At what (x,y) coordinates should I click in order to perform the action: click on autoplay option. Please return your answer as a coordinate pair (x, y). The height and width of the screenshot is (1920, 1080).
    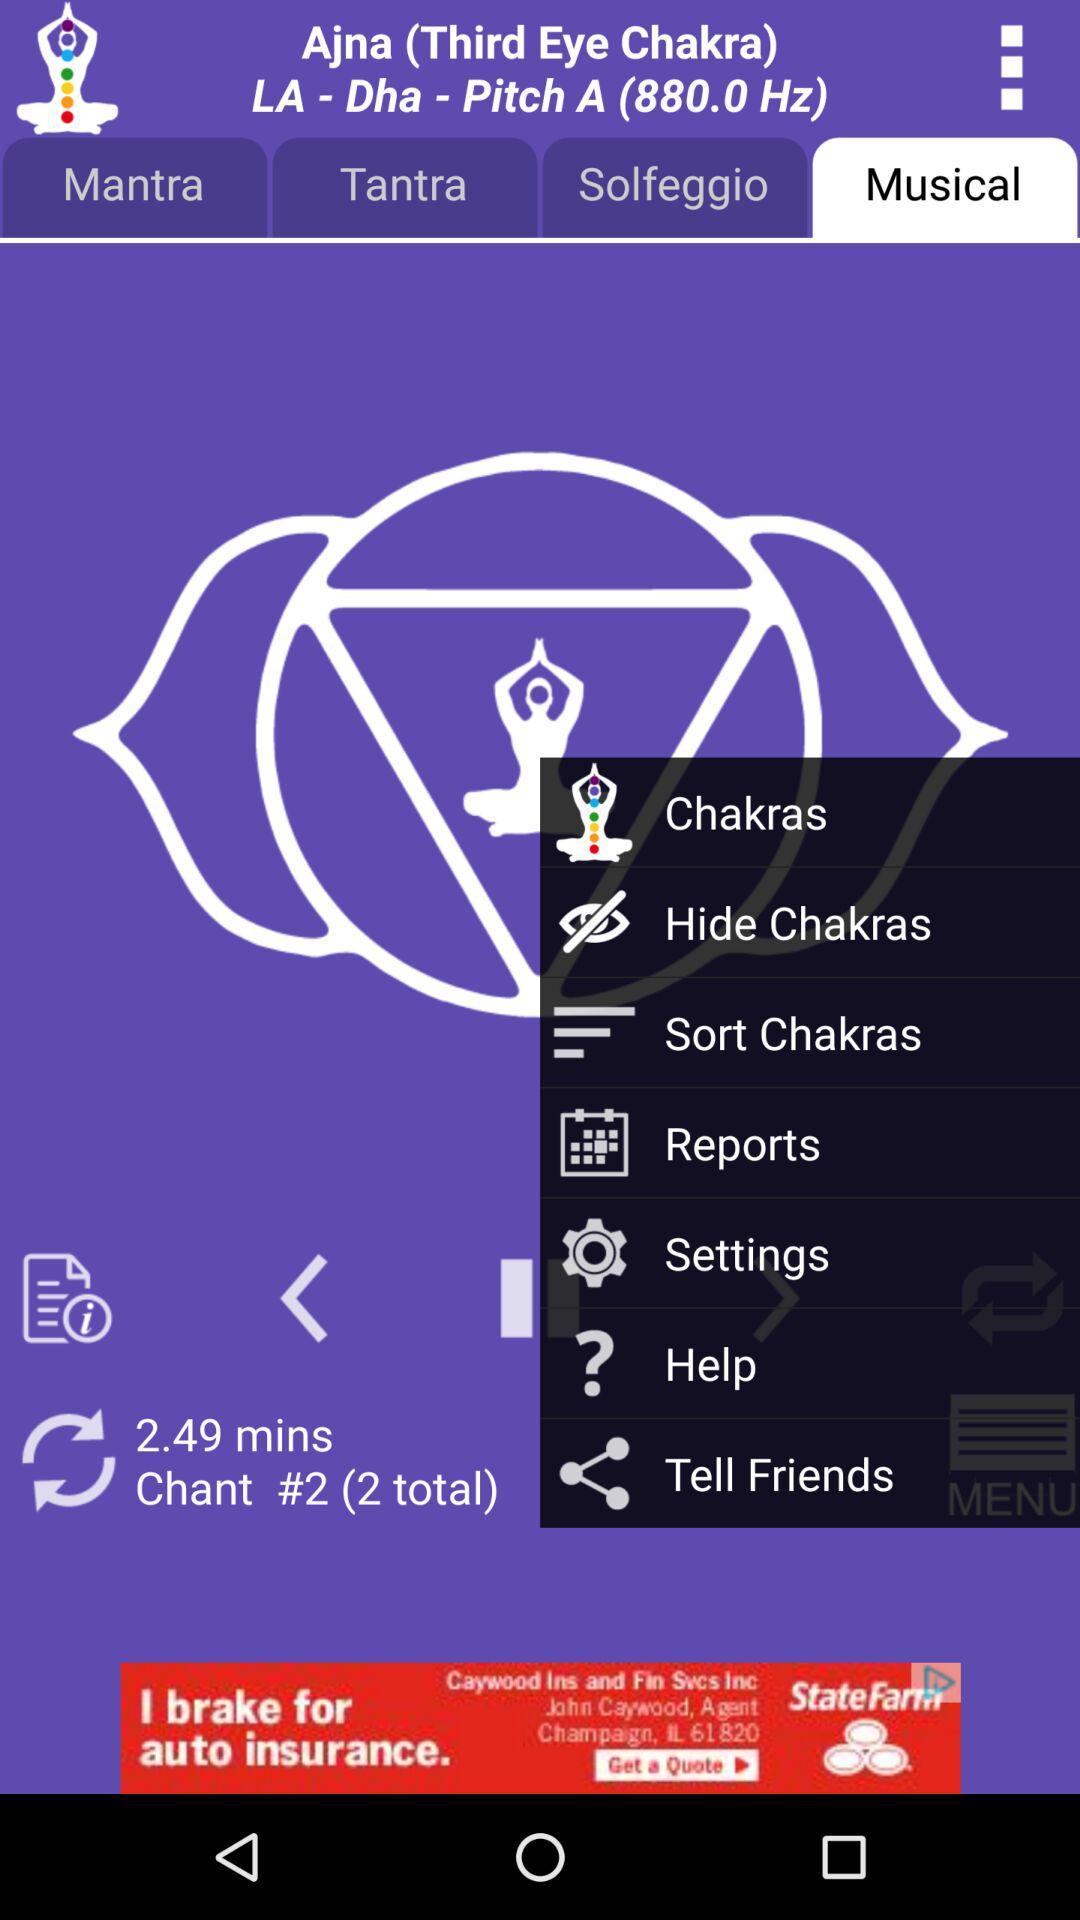
    Looking at the image, I should click on (1012, 1460).